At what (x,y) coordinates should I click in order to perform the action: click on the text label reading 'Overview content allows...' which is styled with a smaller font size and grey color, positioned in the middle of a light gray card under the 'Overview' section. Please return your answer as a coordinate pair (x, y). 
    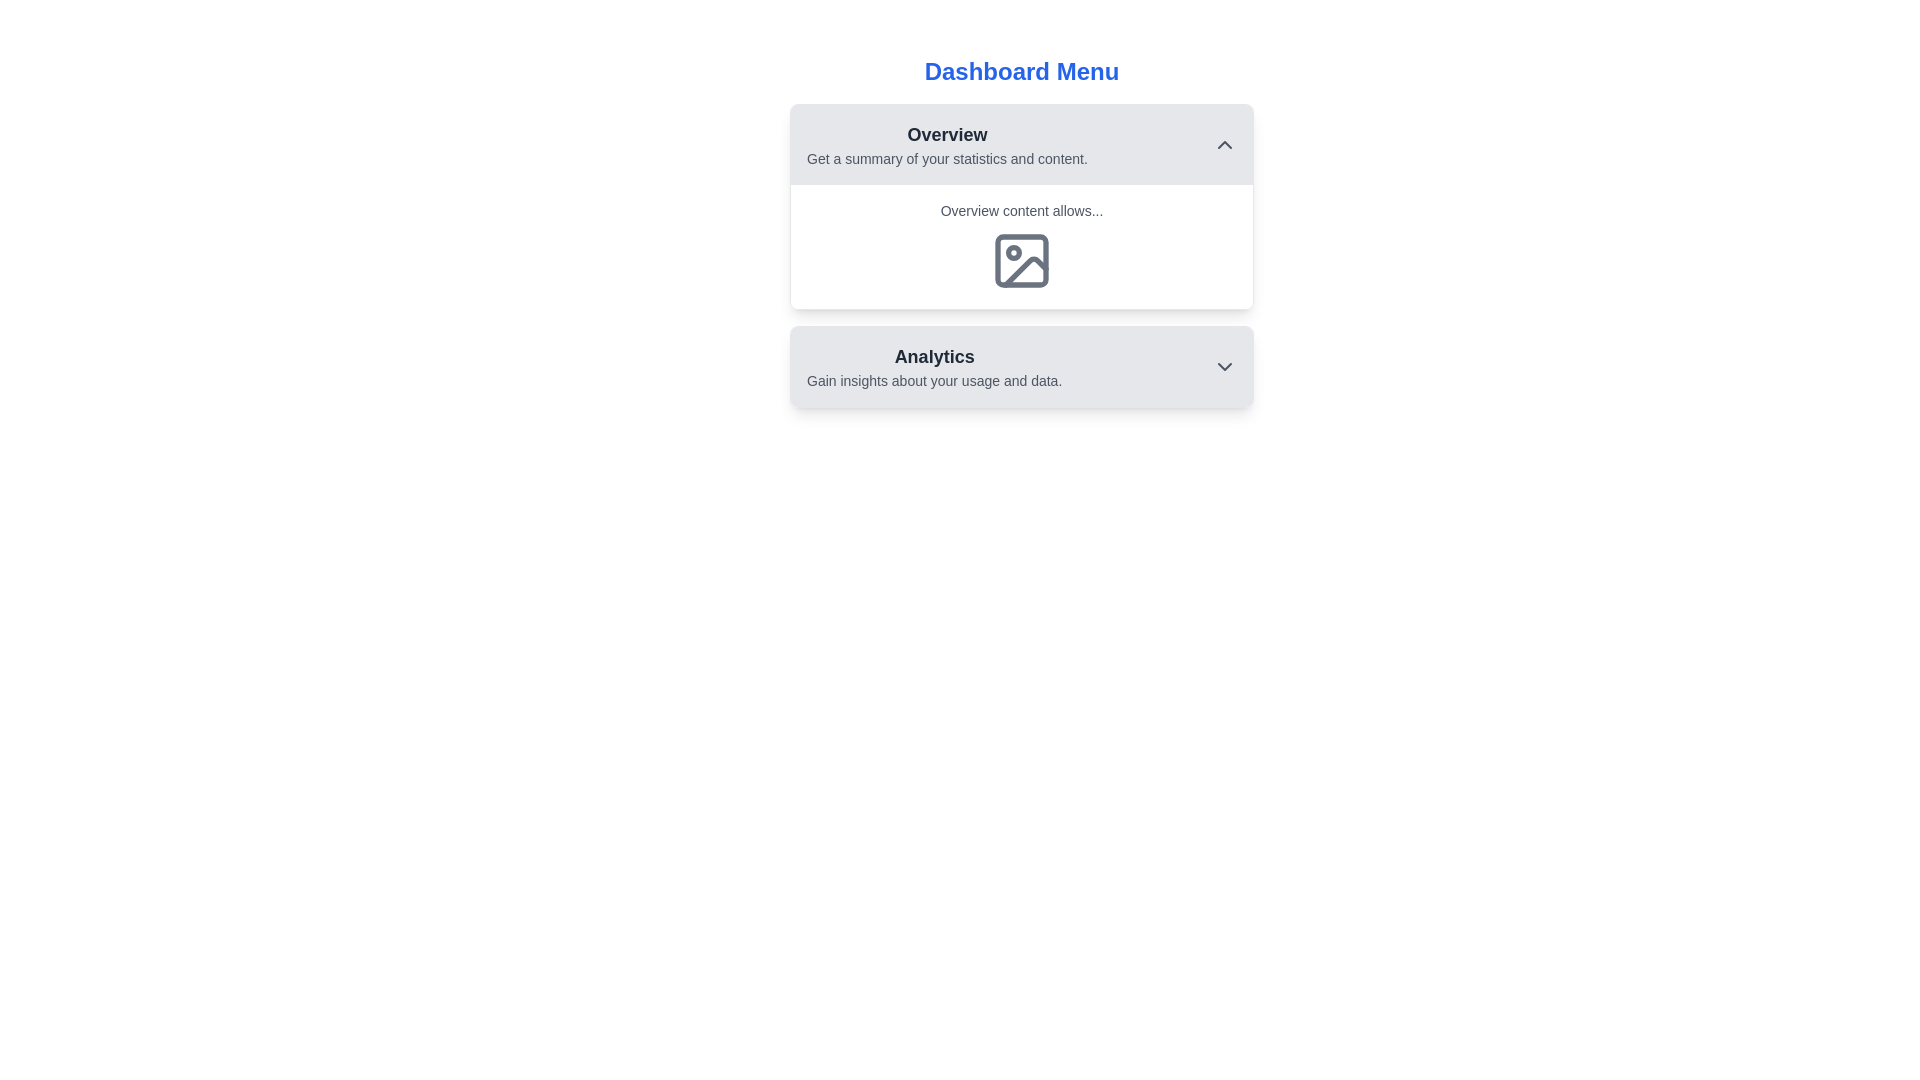
    Looking at the image, I should click on (1022, 211).